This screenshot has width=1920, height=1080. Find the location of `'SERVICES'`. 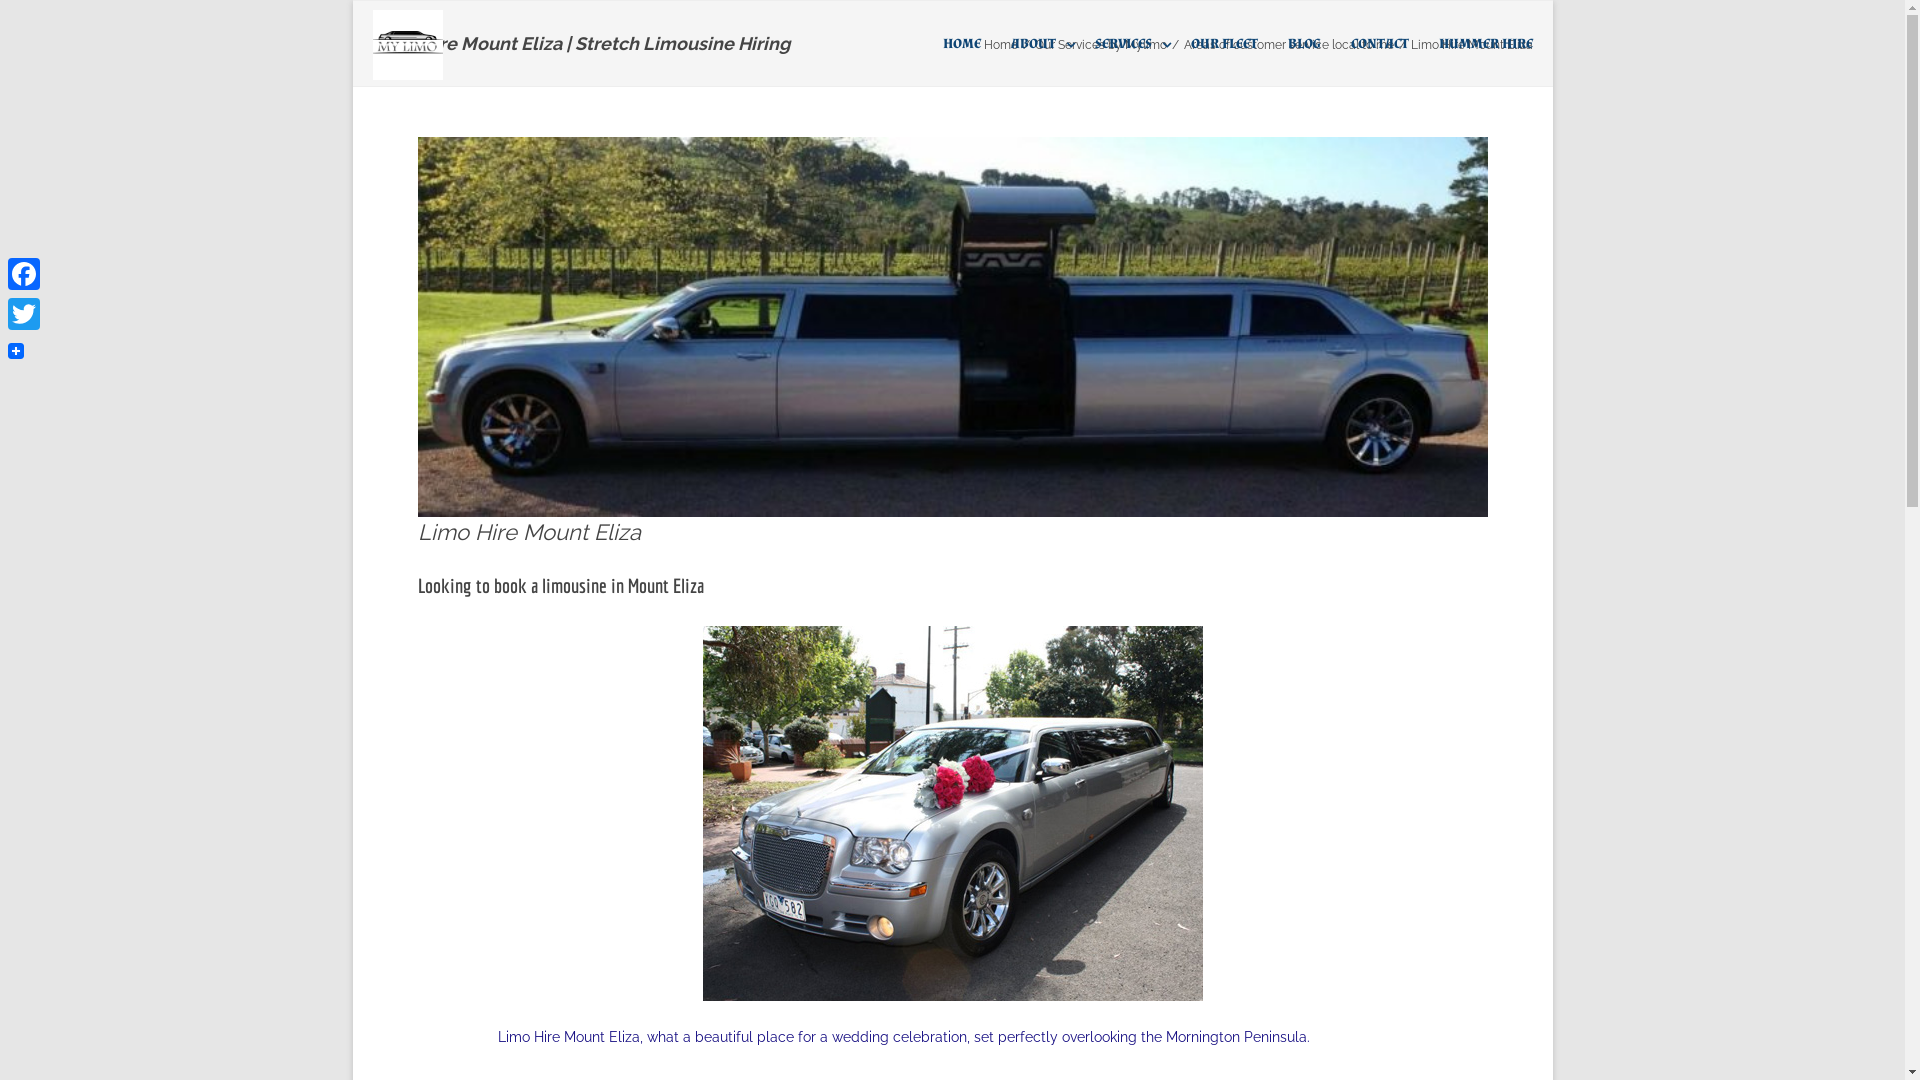

'SERVICES' is located at coordinates (1127, 43).